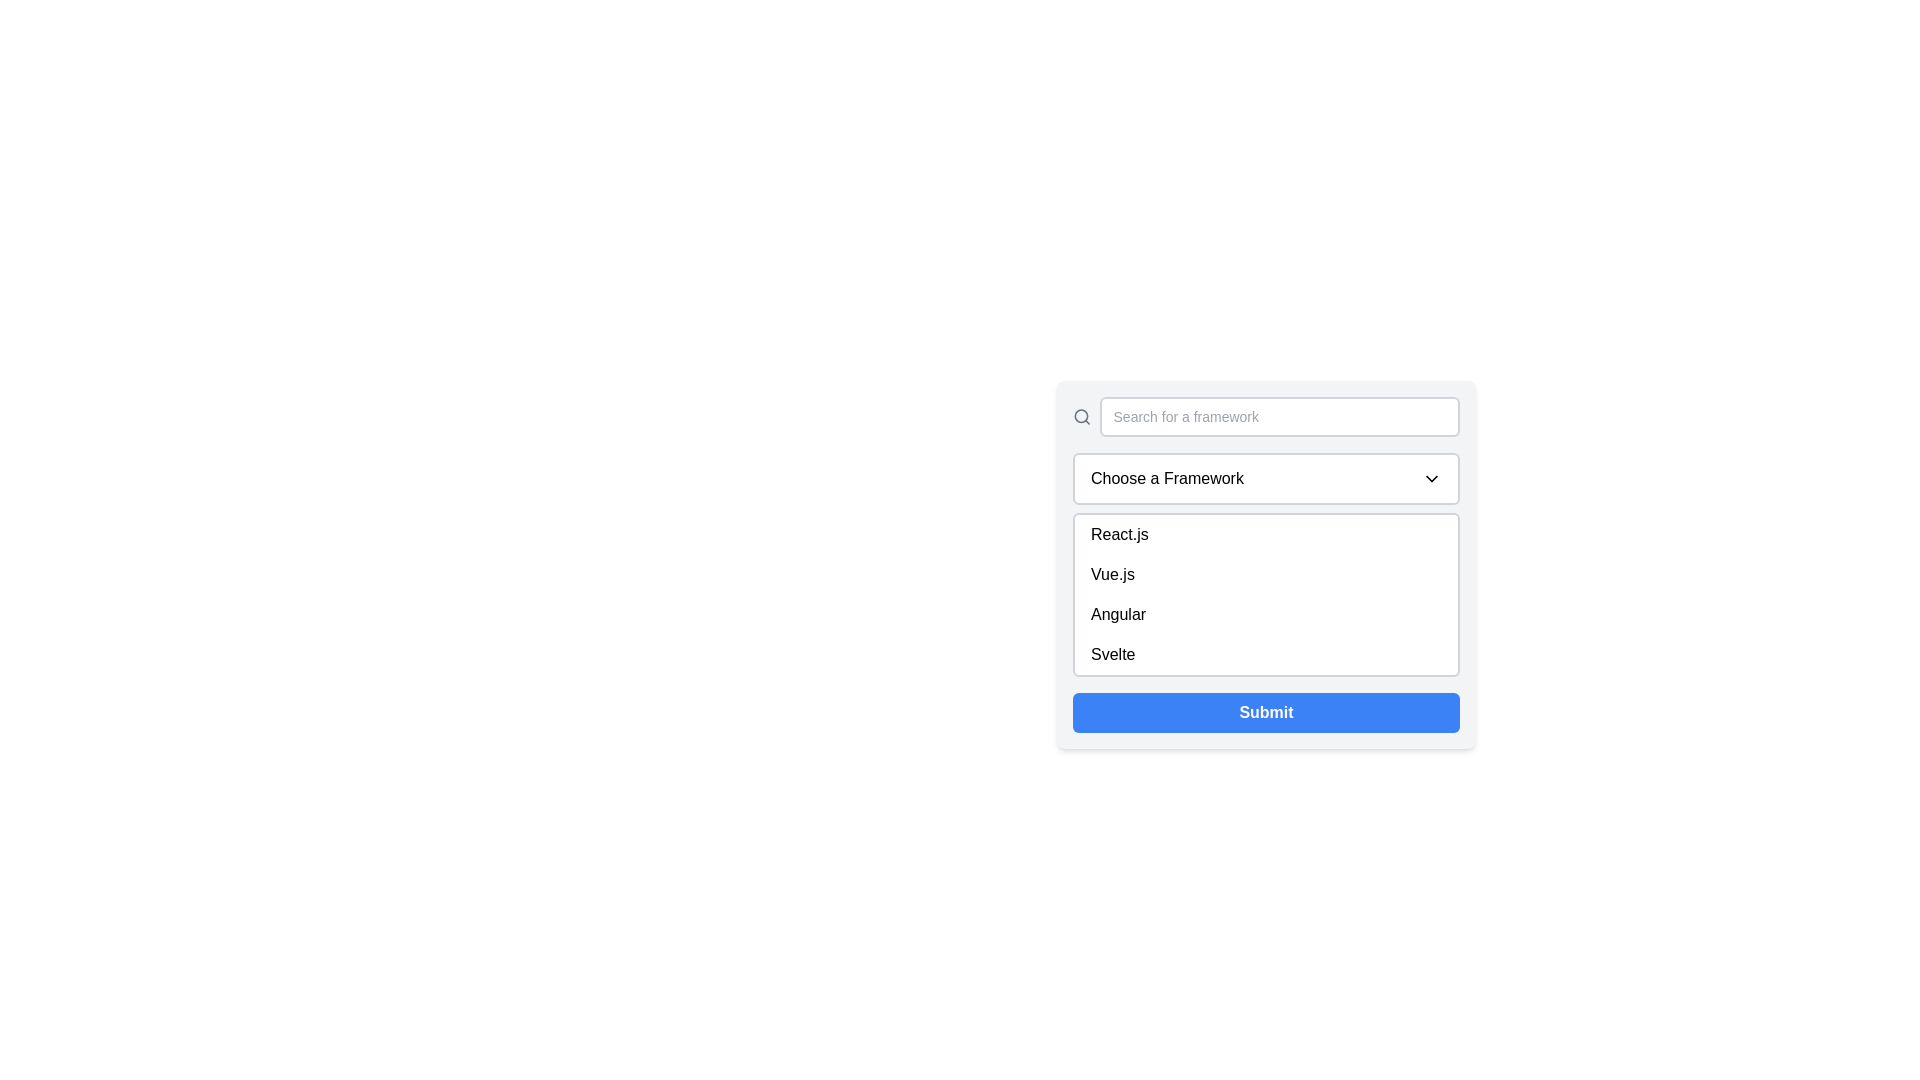 This screenshot has height=1080, width=1920. What do you see at coordinates (1265, 534) in the screenshot?
I see `the first list item 'React.js' in the dropdown menu` at bounding box center [1265, 534].